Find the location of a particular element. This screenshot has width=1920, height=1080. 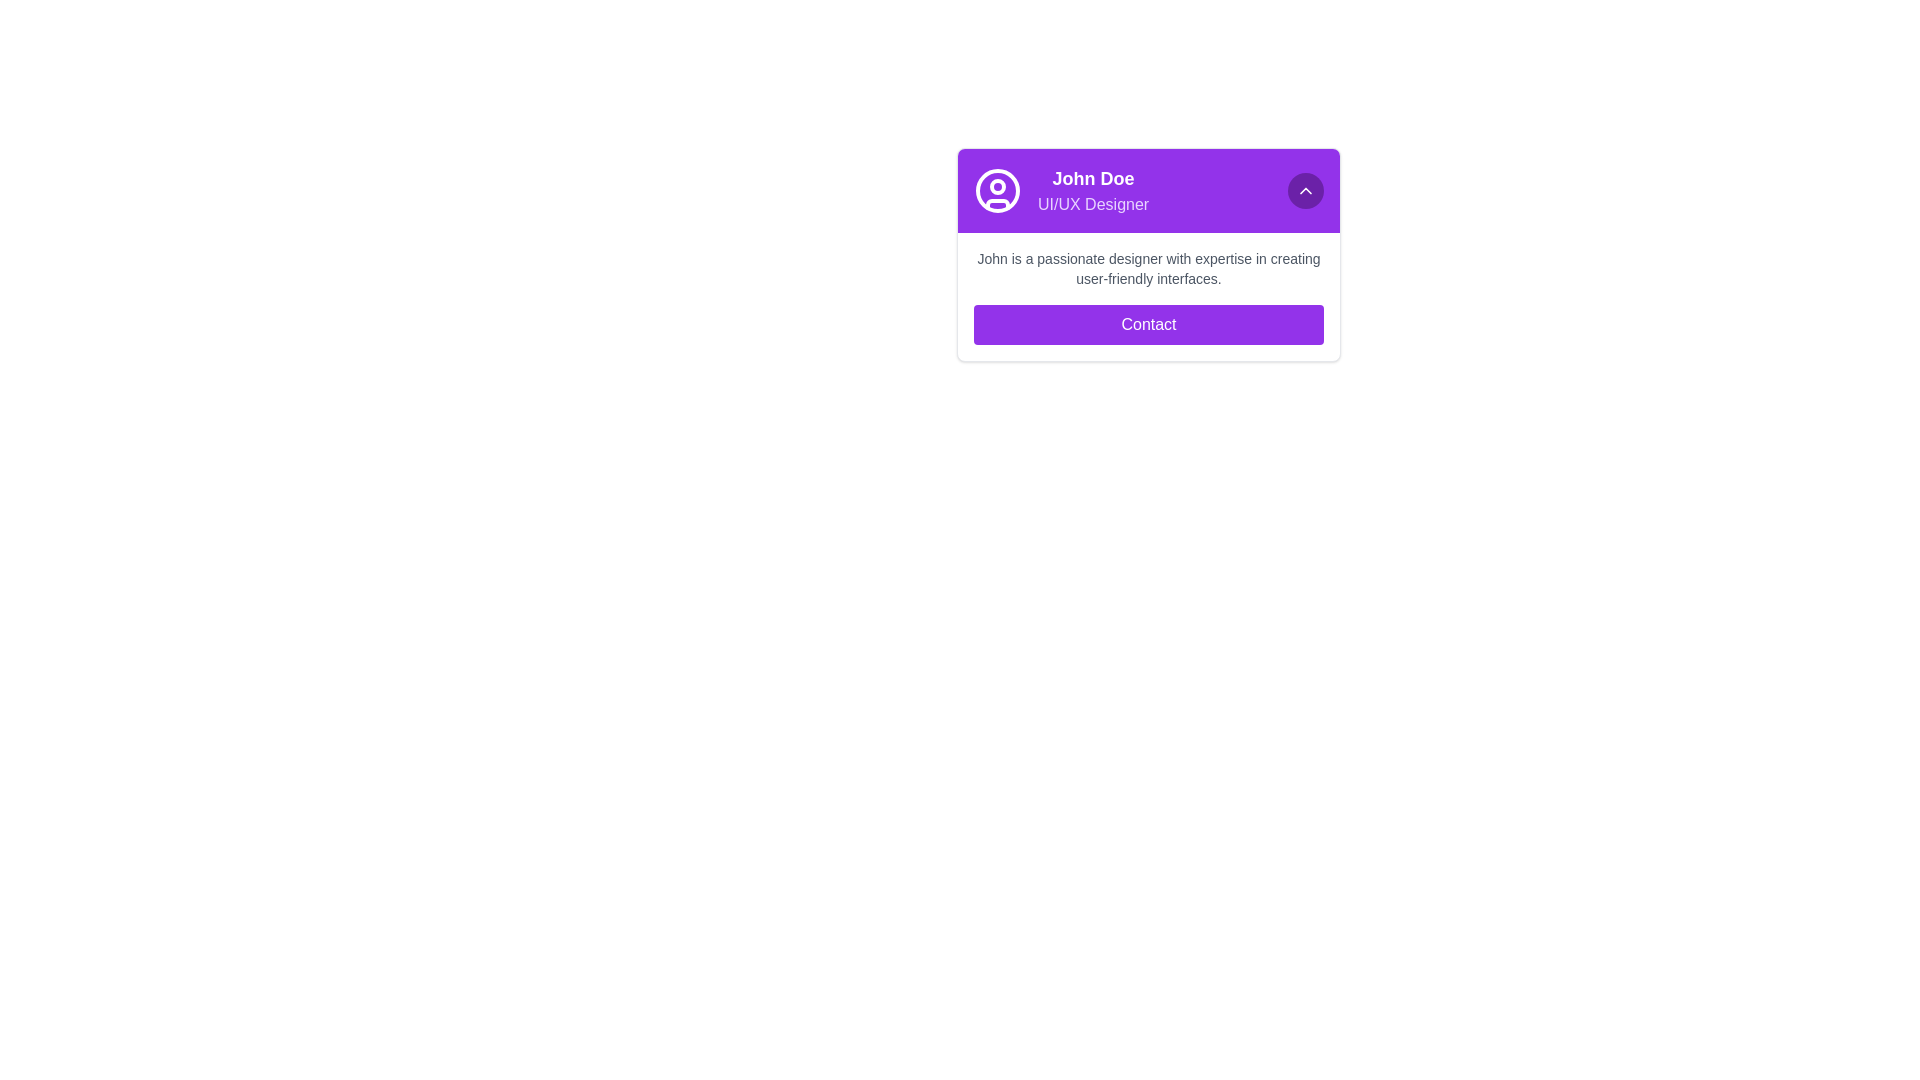

the text label that displays 'UI/UX Designer' in light purple color, located below 'John Doe' within a card-like component is located at coordinates (1092, 204).